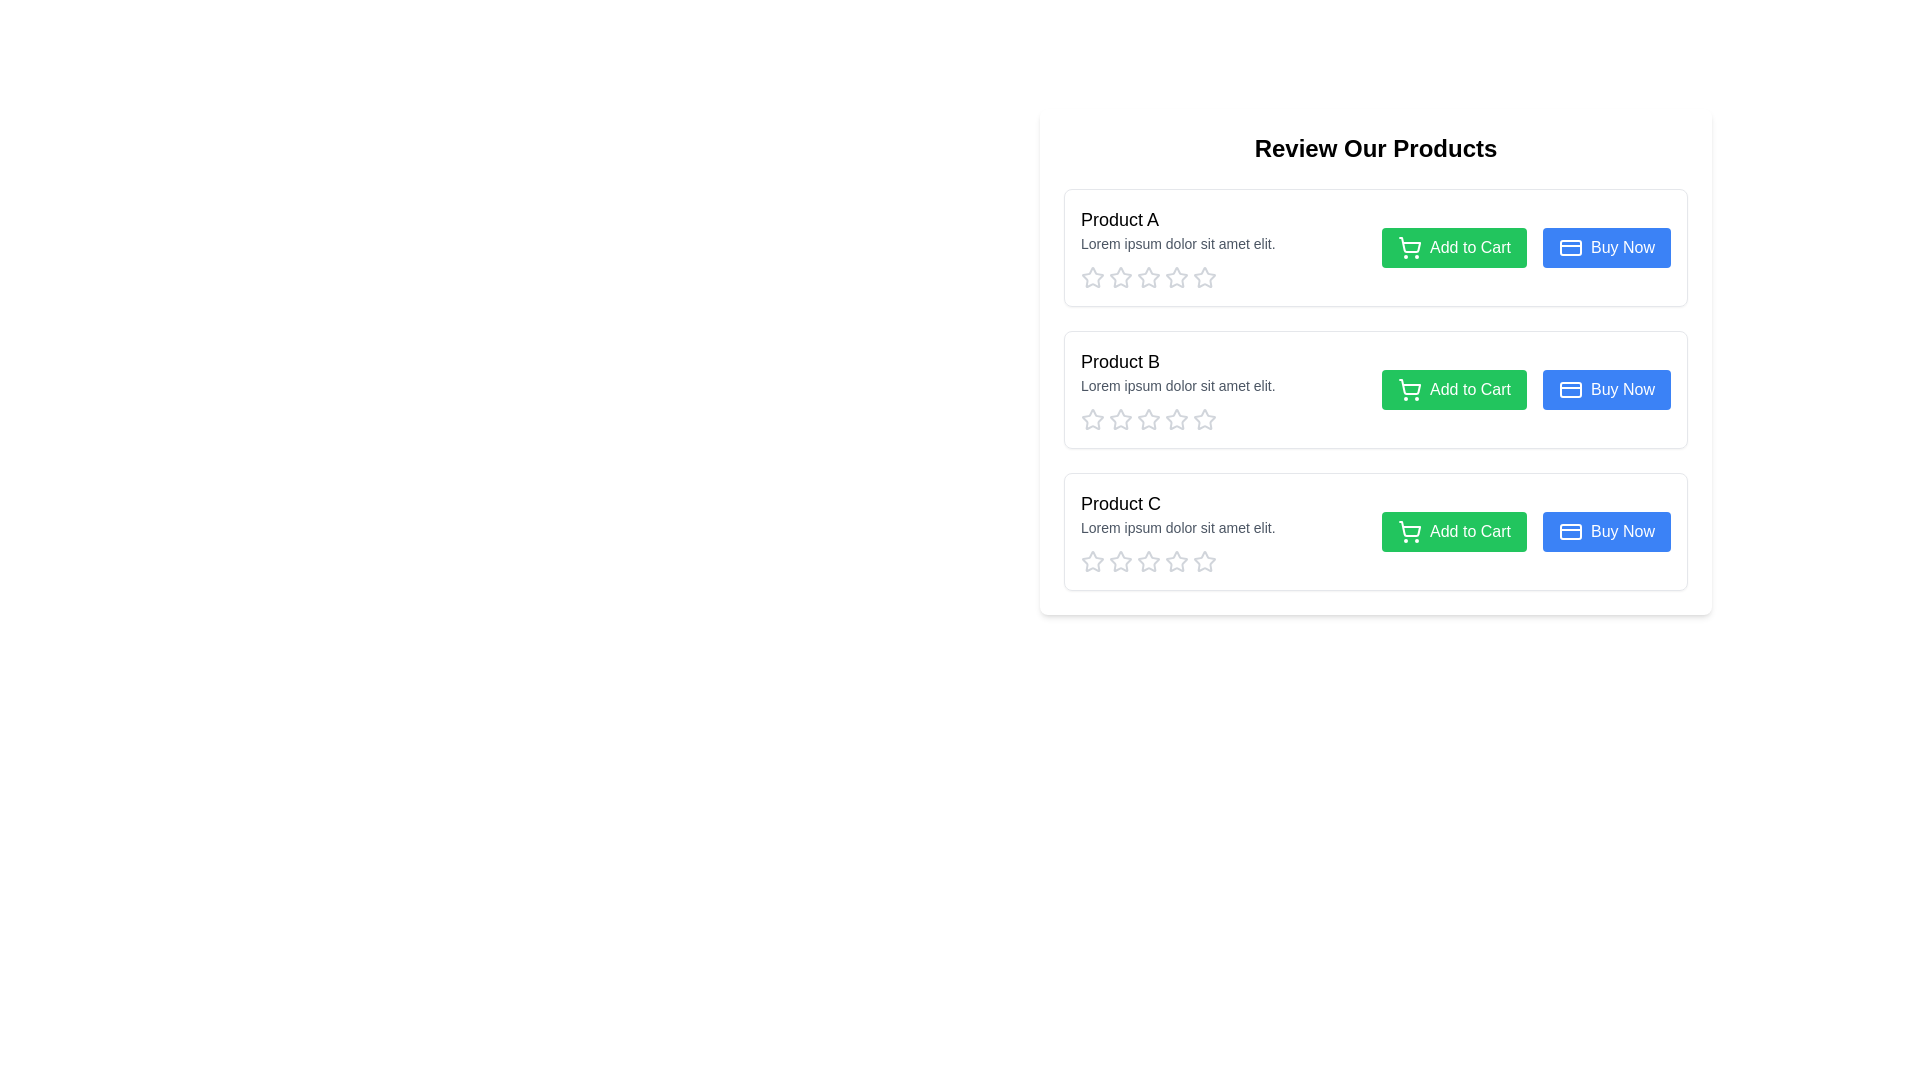  I want to click on the fifth star icon to provide a rating for 'Product C', which is located in a horizontal row of five stars below the product information, so click(1203, 562).